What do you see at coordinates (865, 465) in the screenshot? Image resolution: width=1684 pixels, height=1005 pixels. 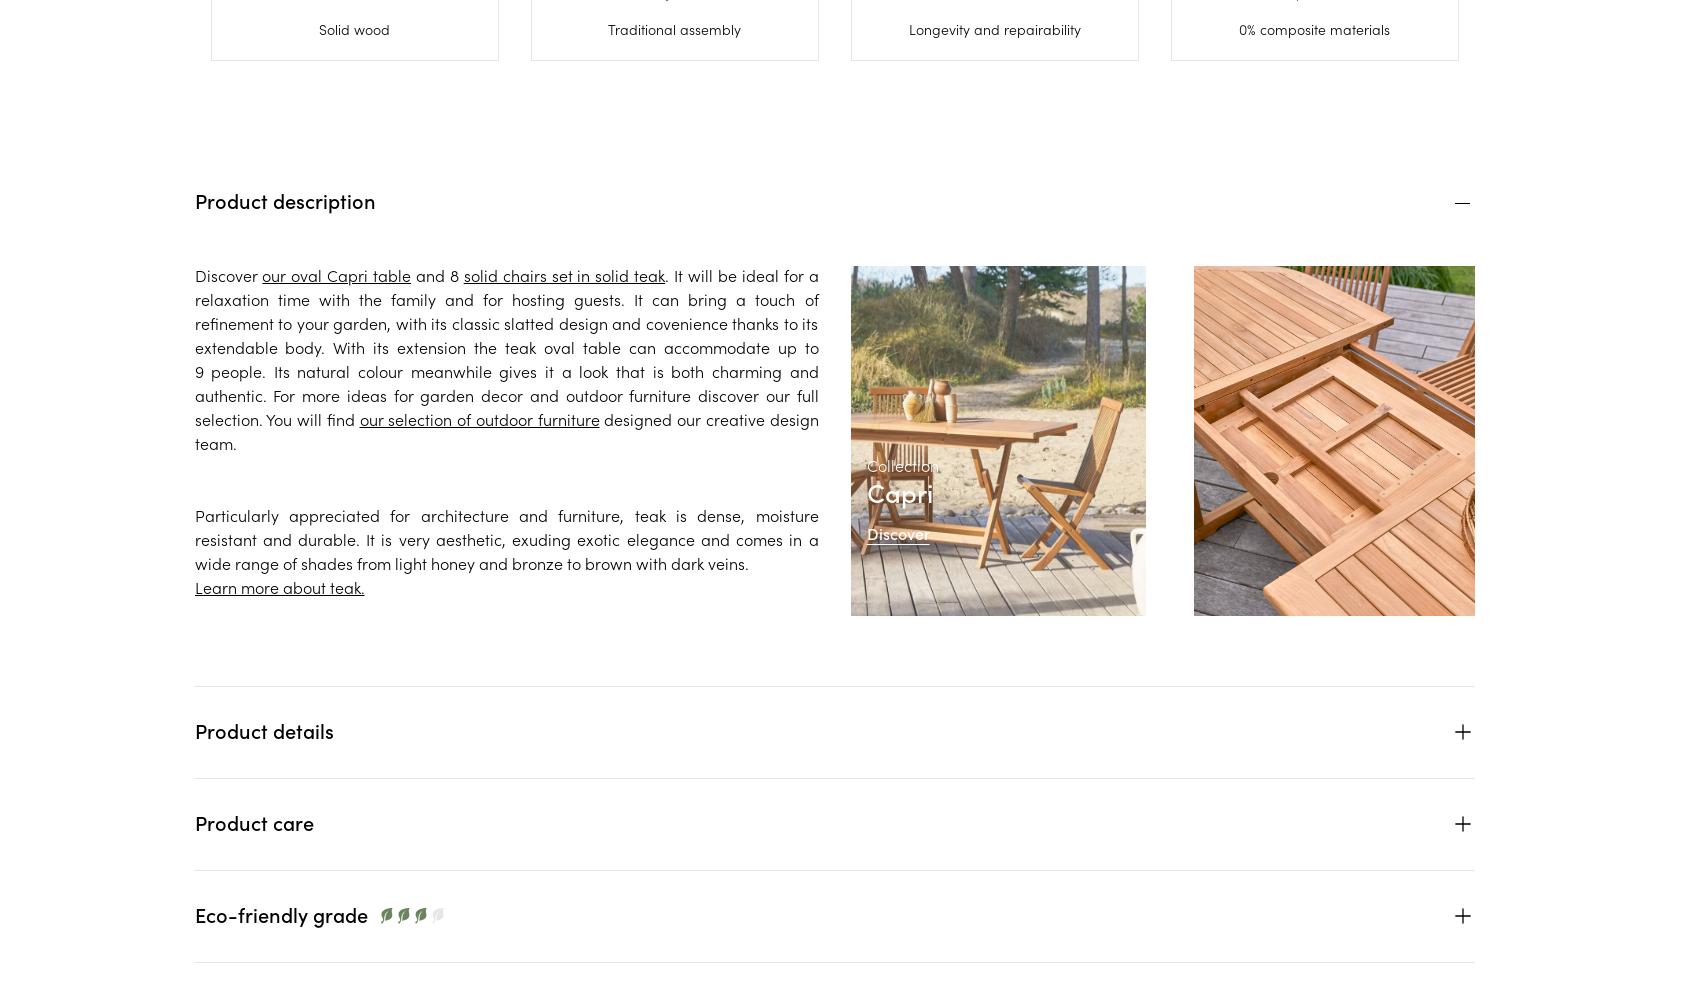 I see `'Collection'` at bounding box center [865, 465].